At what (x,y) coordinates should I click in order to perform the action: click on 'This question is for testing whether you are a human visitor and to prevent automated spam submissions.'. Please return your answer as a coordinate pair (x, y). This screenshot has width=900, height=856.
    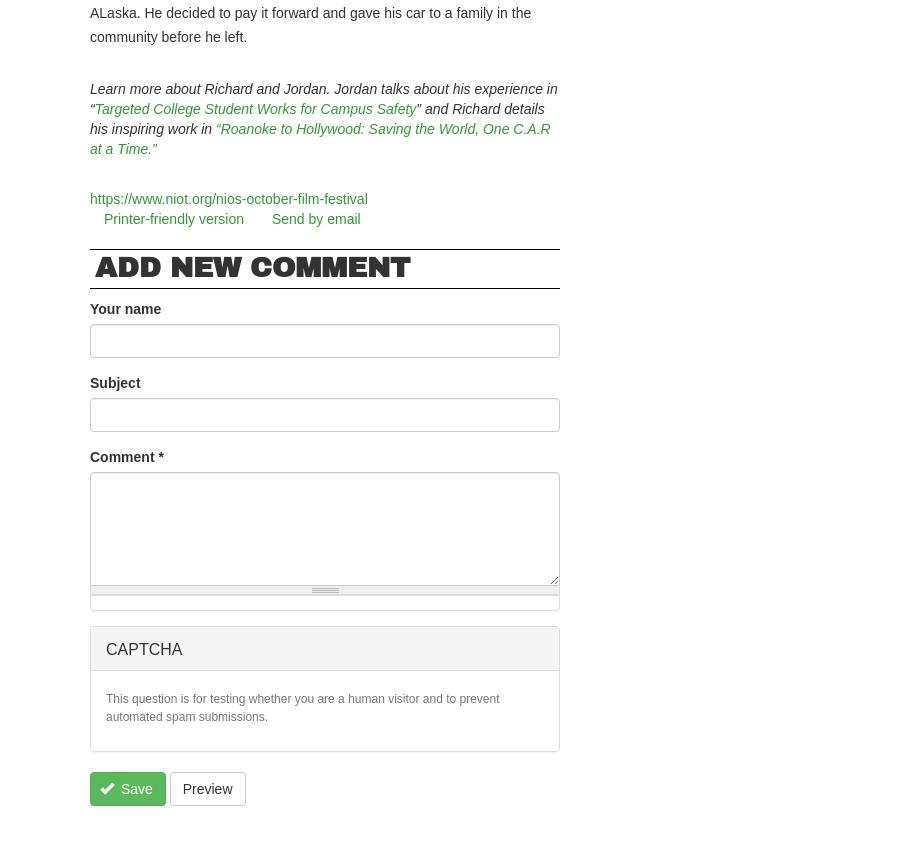
    Looking at the image, I should click on (105, 706).